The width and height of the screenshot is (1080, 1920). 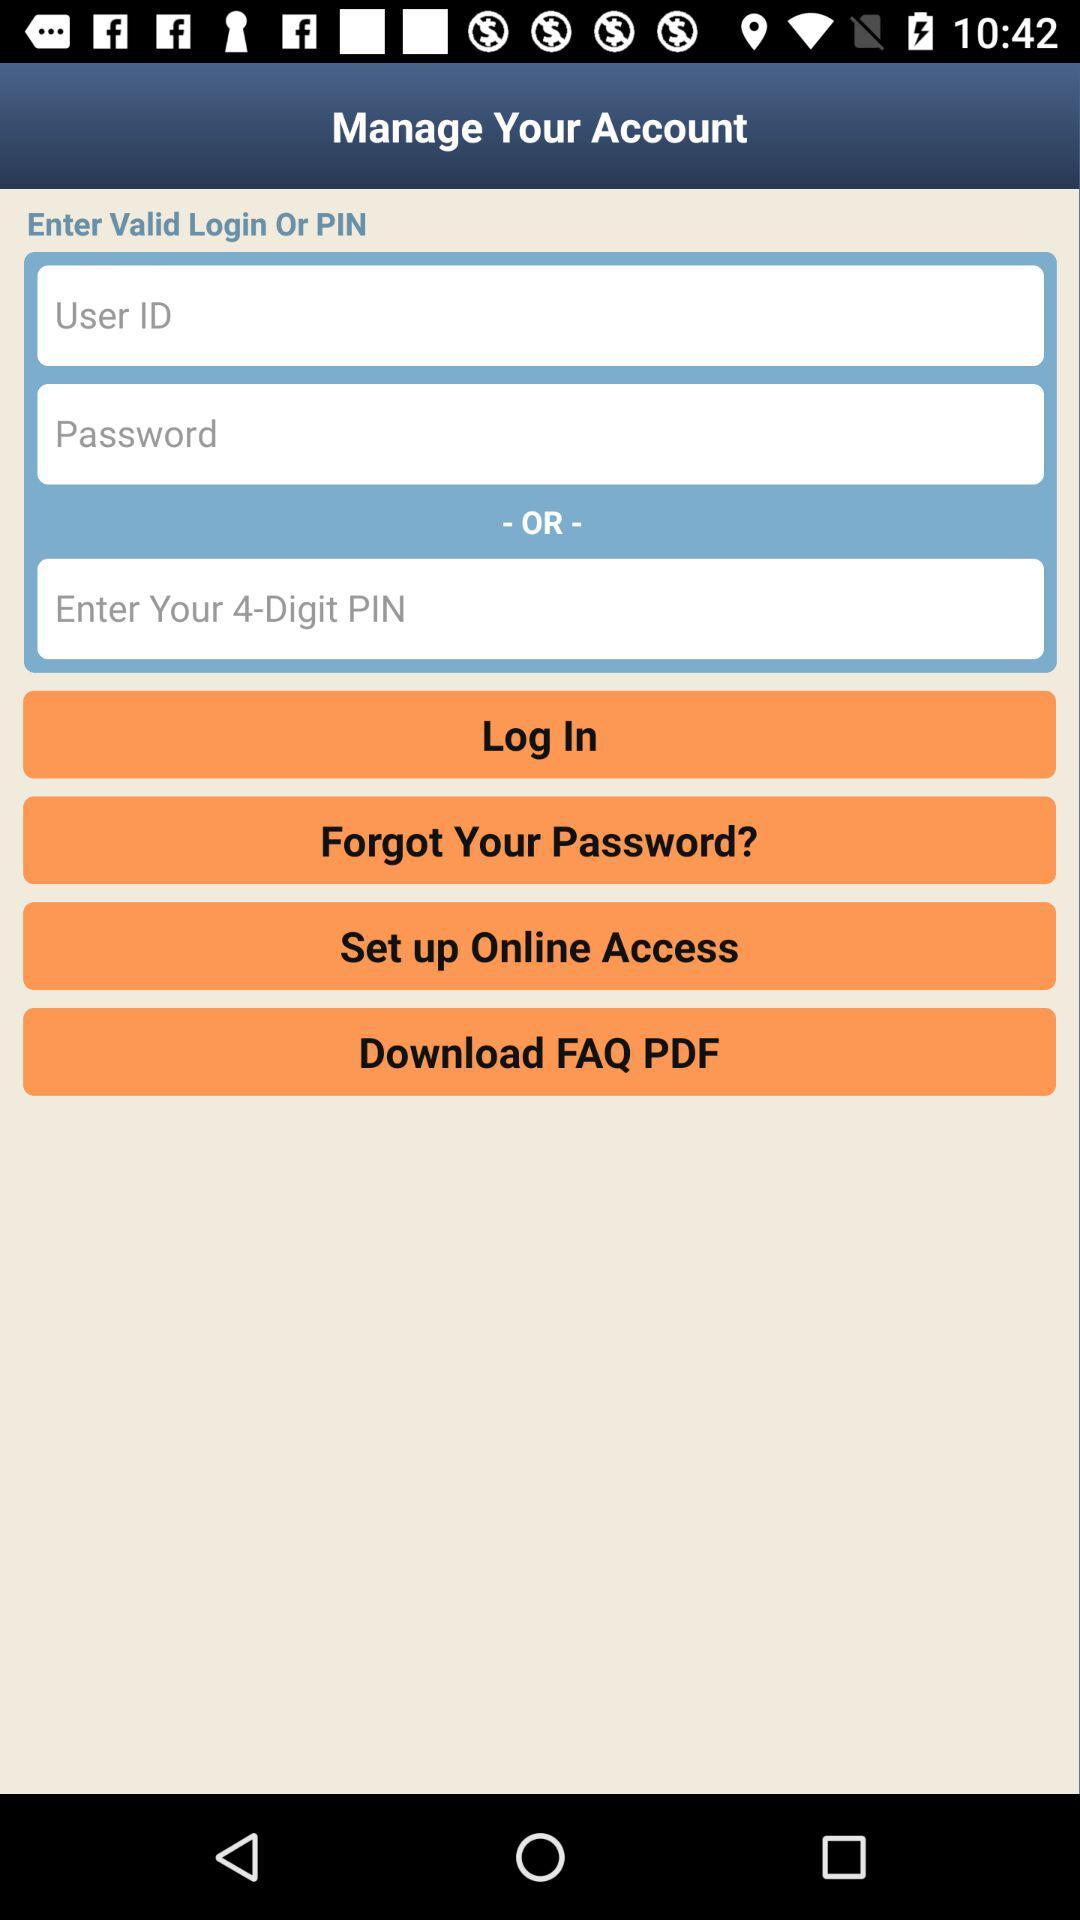 What do you see at coordinates (540, 608) in the screenshot?
I see `the 4 digit pin field` at bounding box center [540, 608].